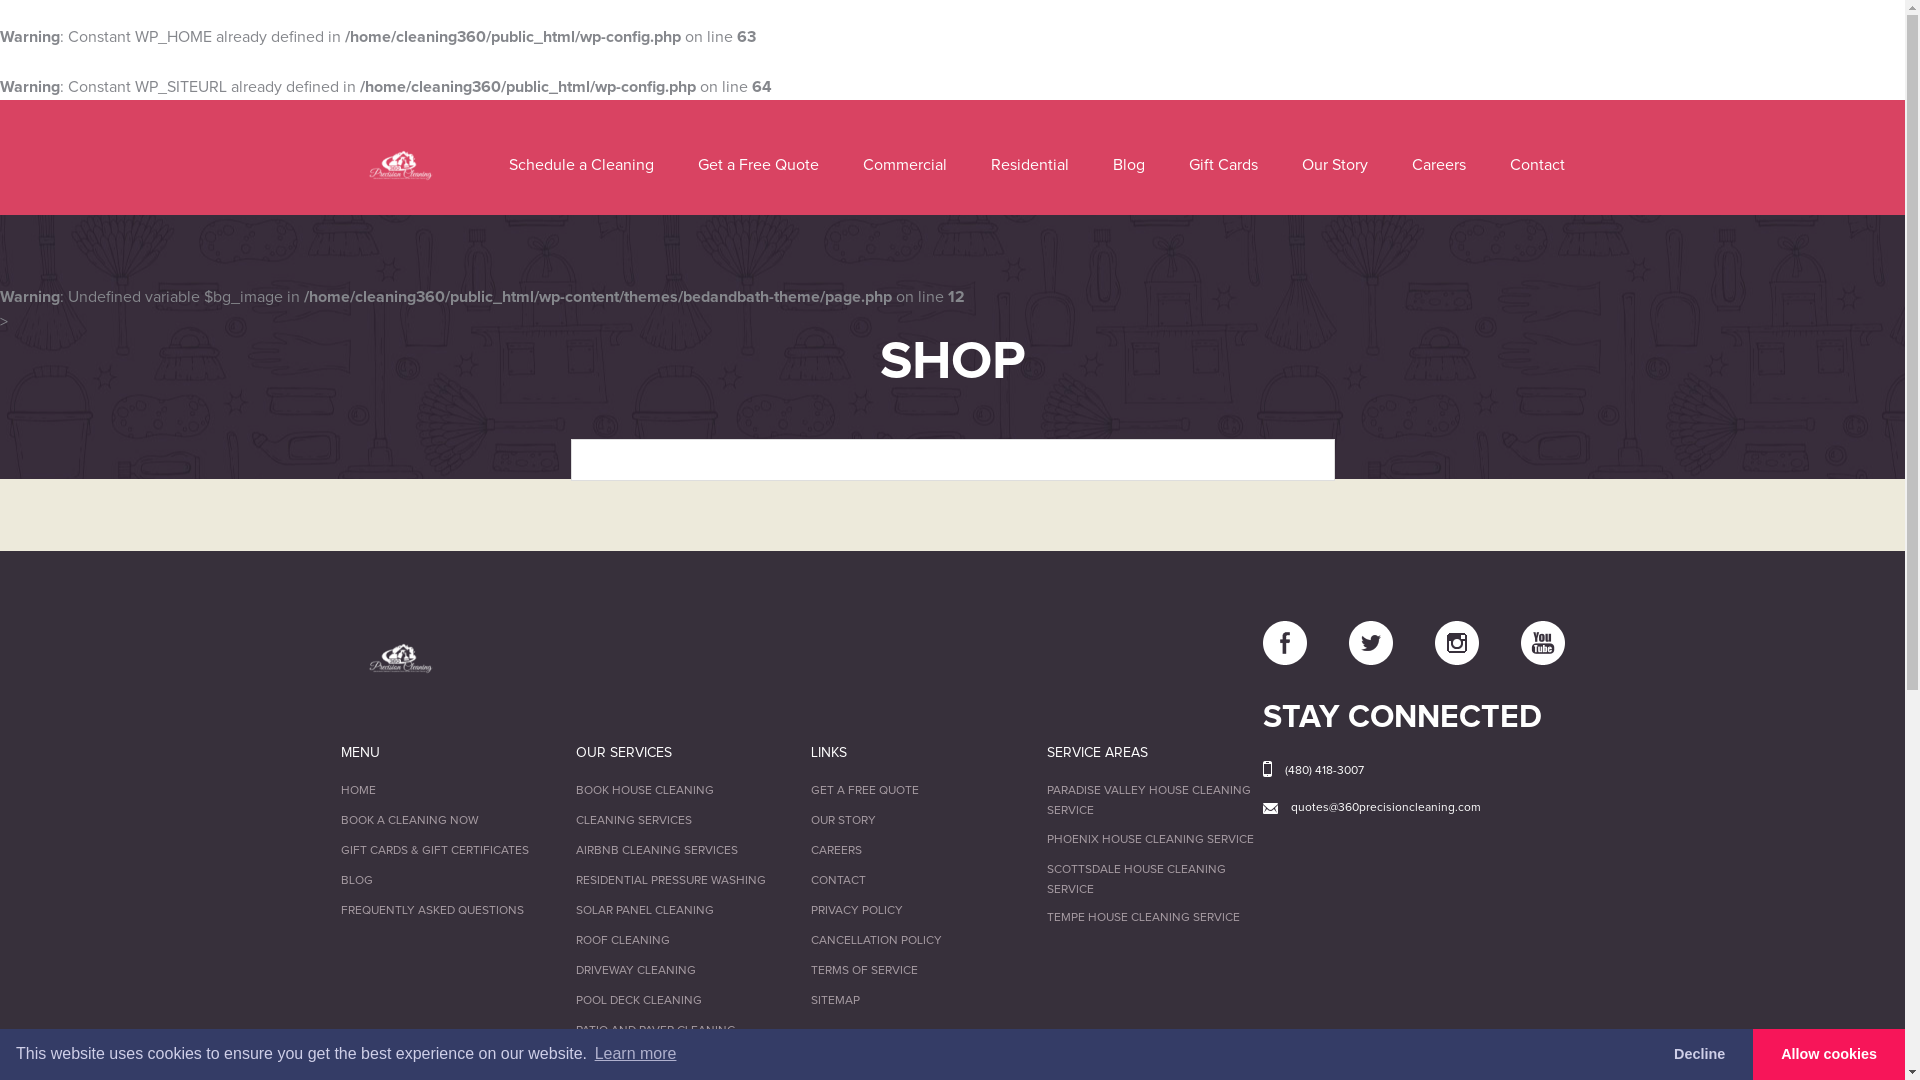  Describe the element at coordinates (632, 821) in the screenshot. I see `'CLEANING SERVICES'` at that location.